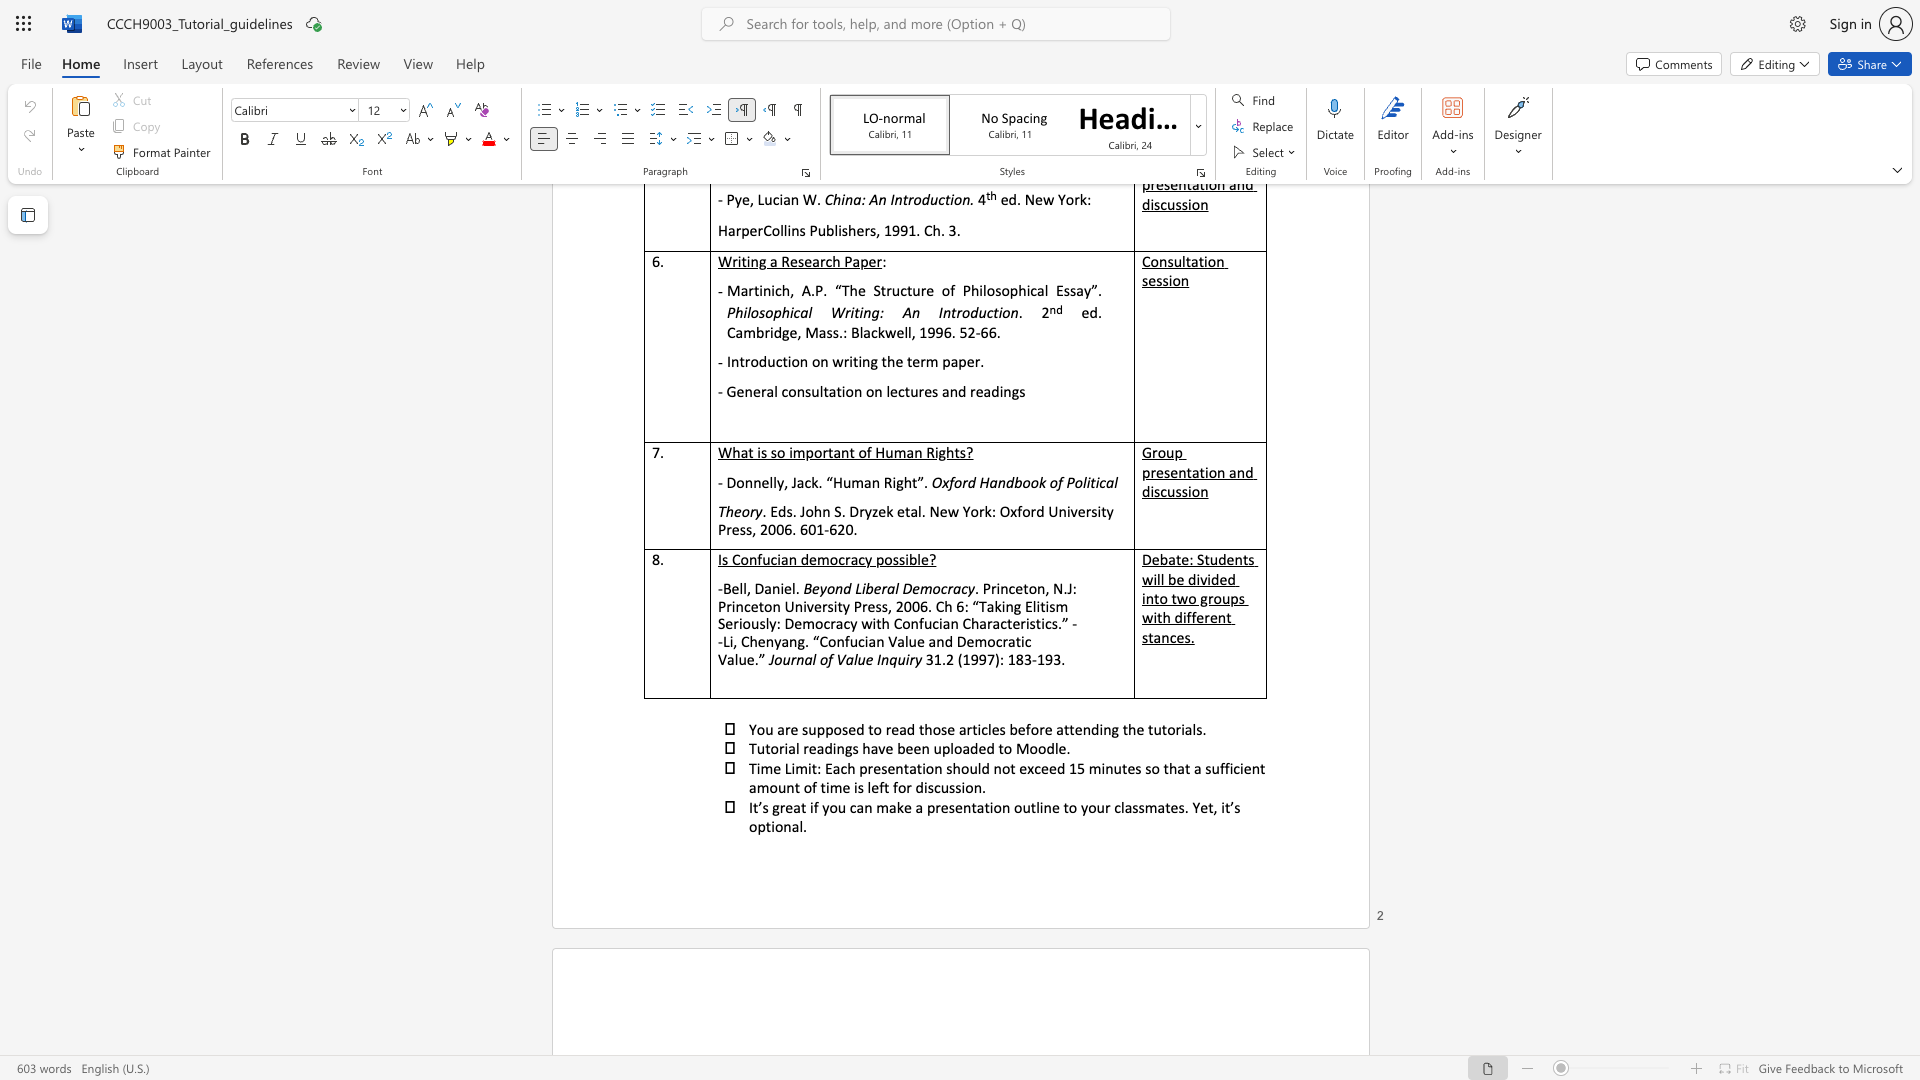 Image resolution: width=1920 pixels, height=1080 pixels. Describe the element at coordinates (994, 659) in the screenshot. I see `the subset text "): 183-19" within the text "31.2 (1997): 183-193."` at that location.